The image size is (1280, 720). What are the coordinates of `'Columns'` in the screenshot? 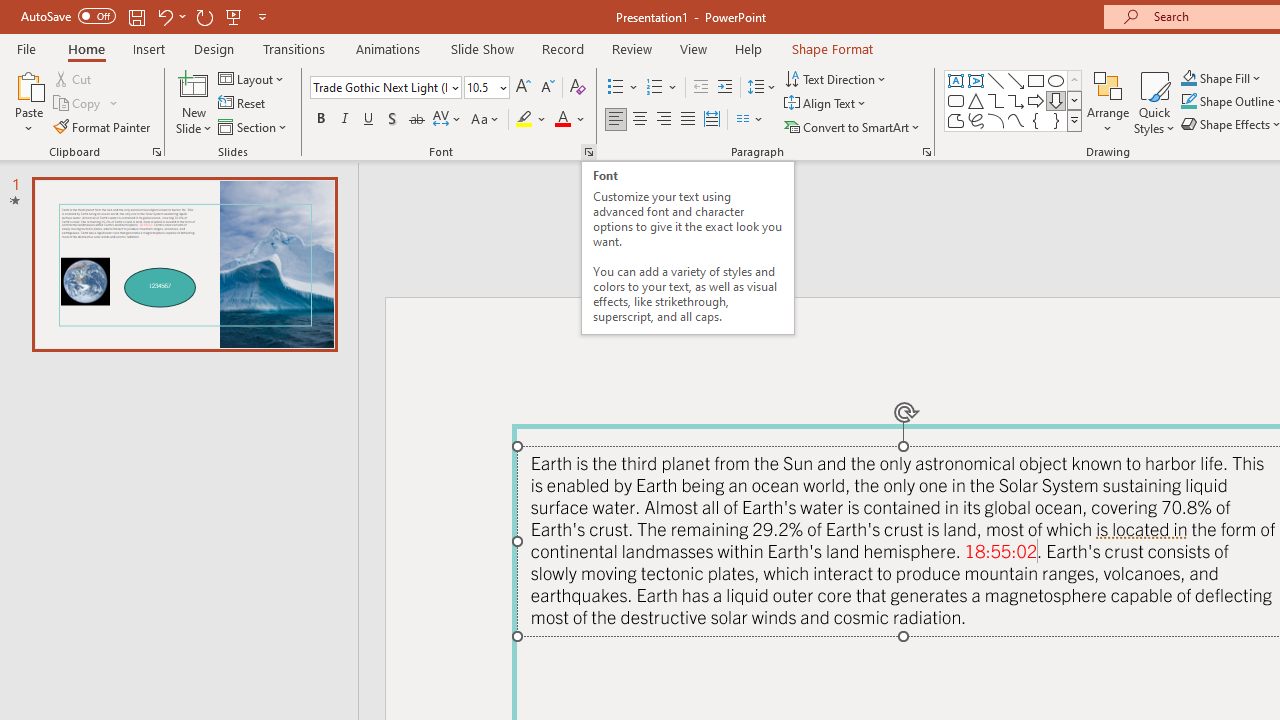 It's located at (749, 119).